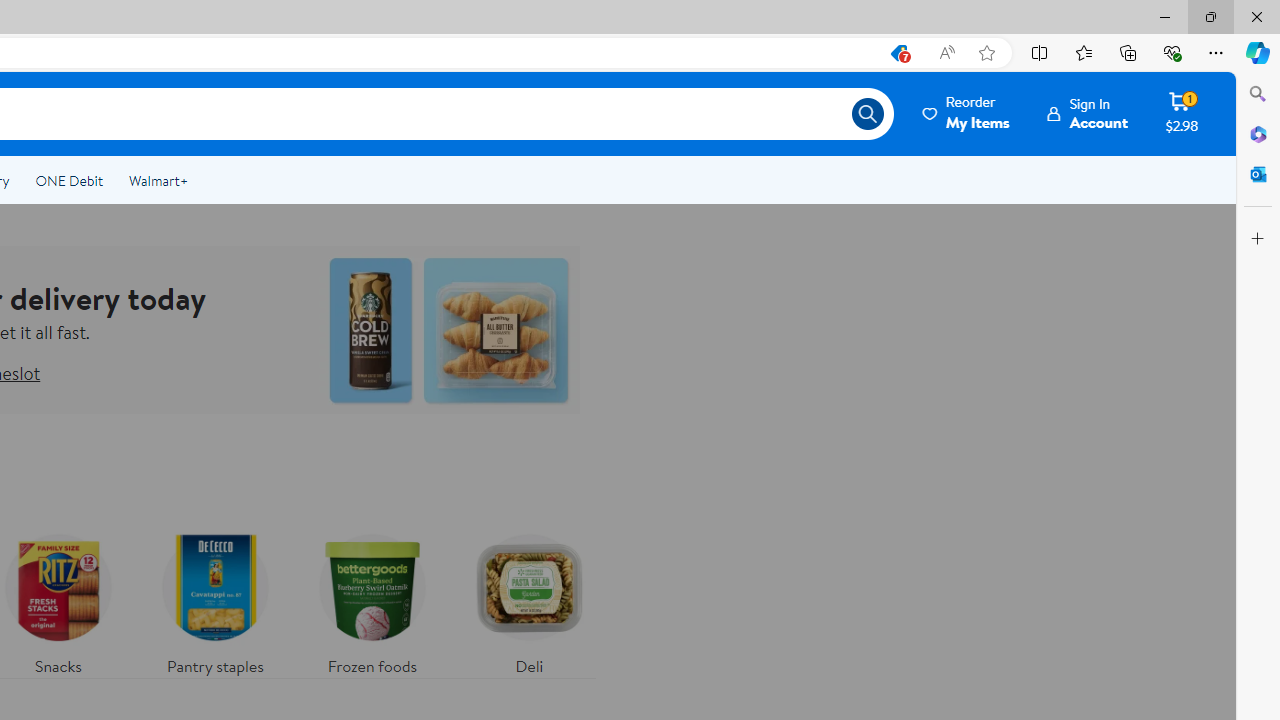 The image size is (1280, 720). I want to click on 'ReorderMy Items', so click(967, 113).